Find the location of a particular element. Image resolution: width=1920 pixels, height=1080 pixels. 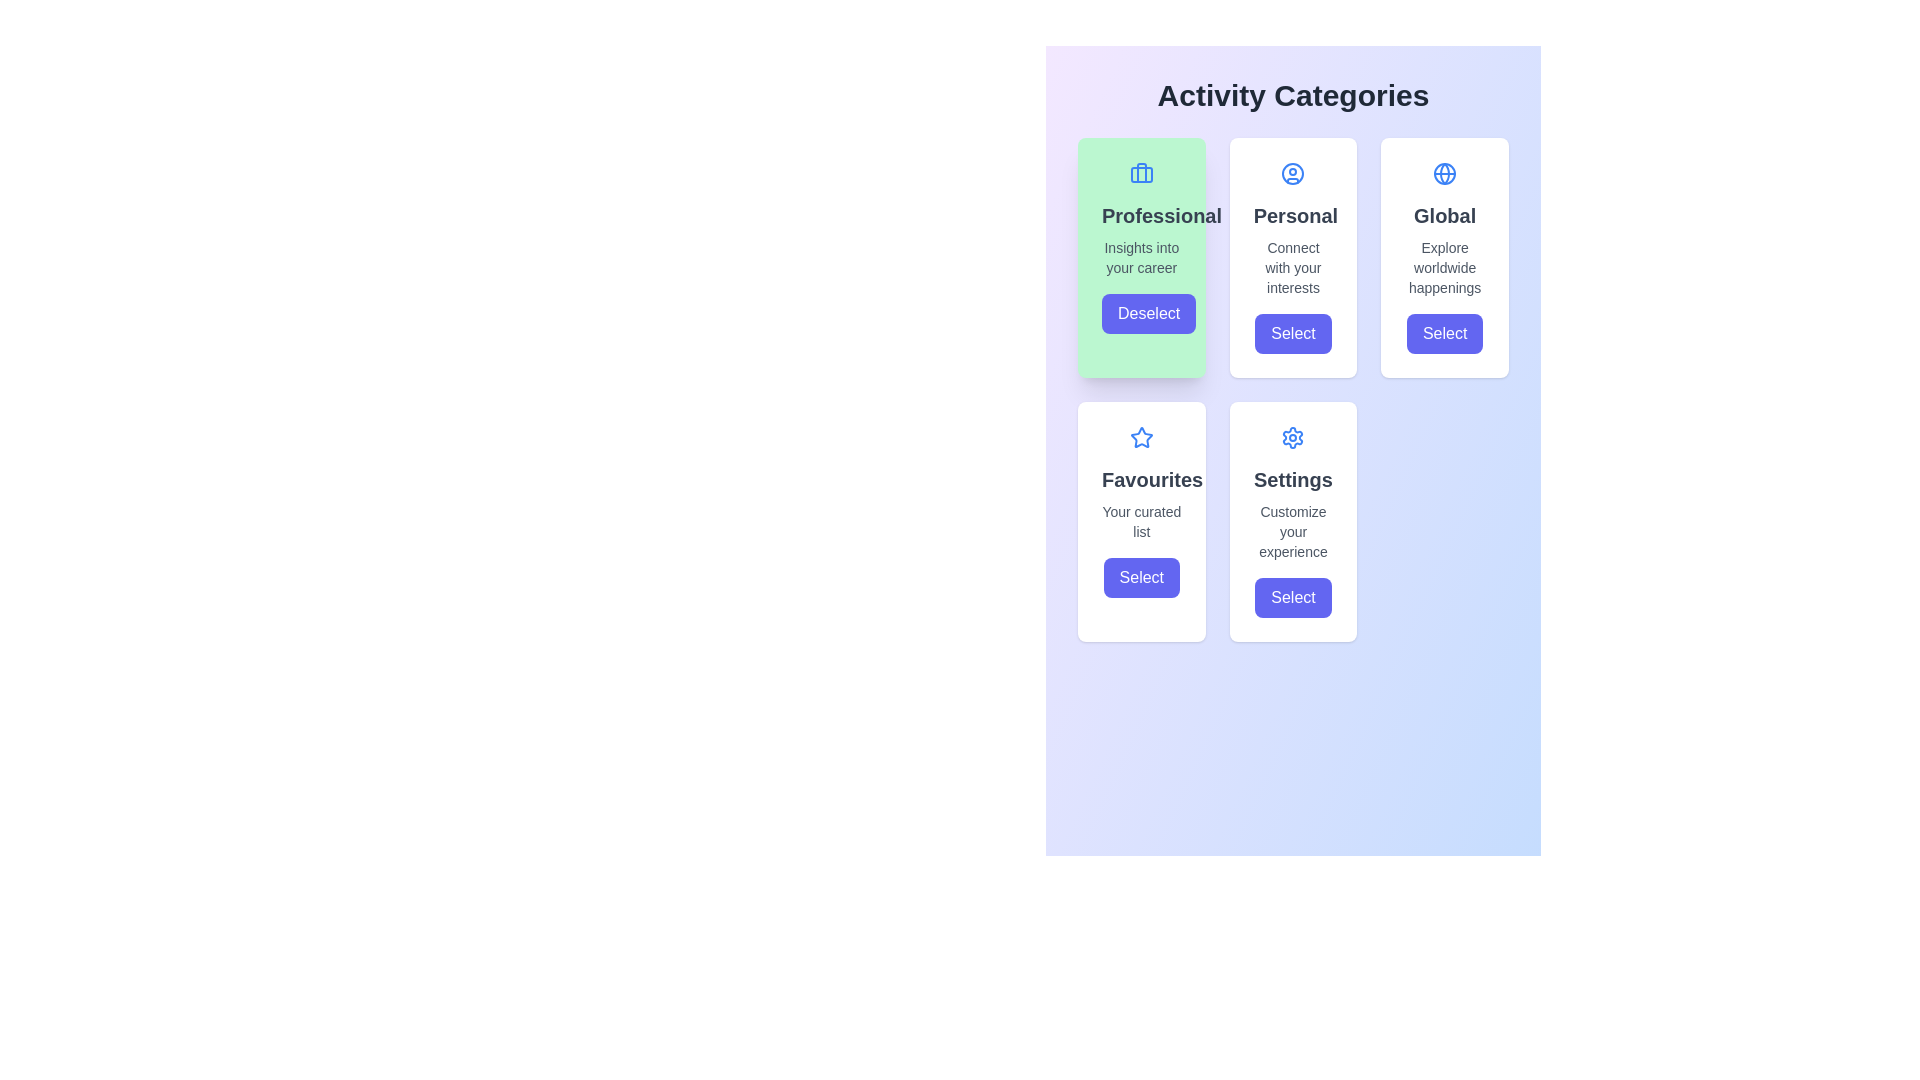

the user profile icon within the circle located in the top-right card labeled 'Personal' in the 'Activity Categories' section is located at coordinates (1293, 172).